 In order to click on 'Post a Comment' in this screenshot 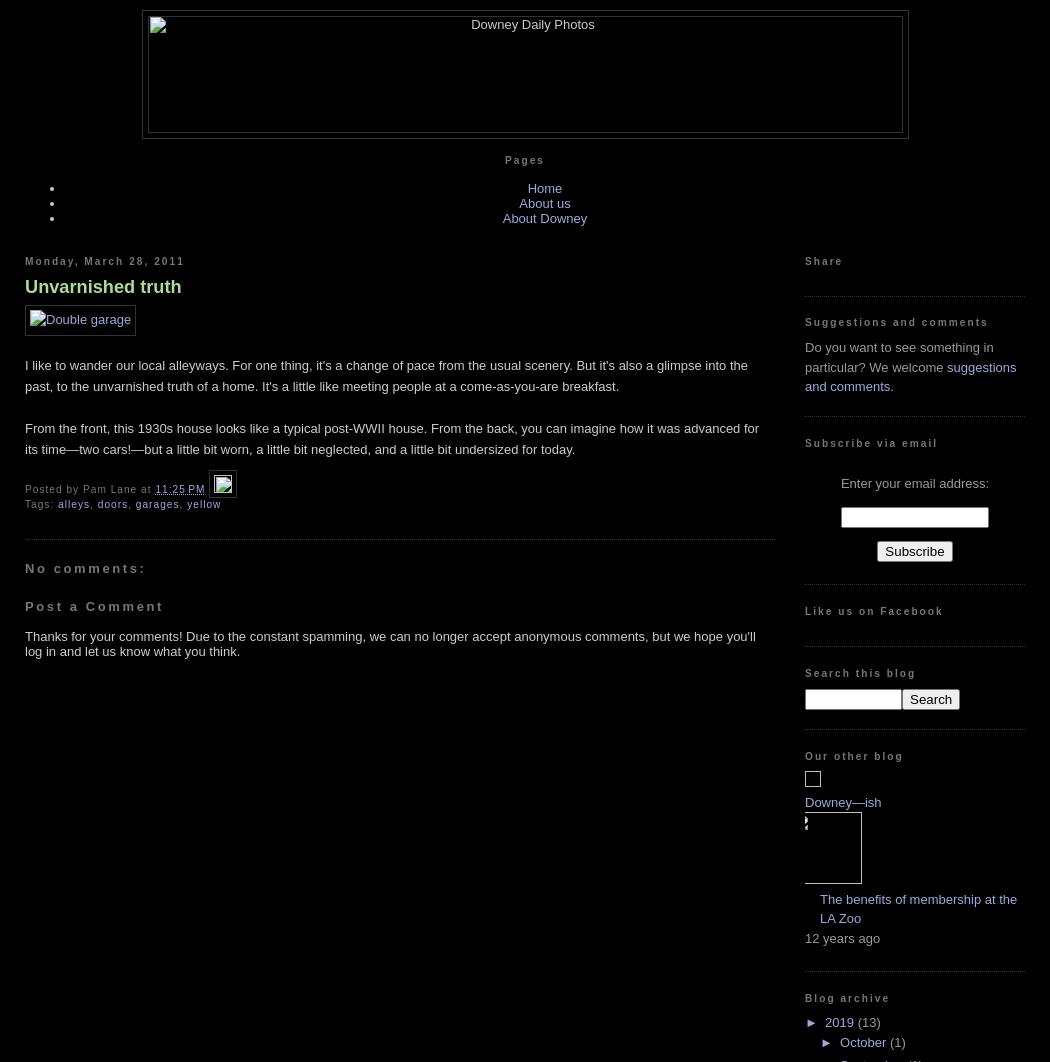, I will do `click(93, 605)`.